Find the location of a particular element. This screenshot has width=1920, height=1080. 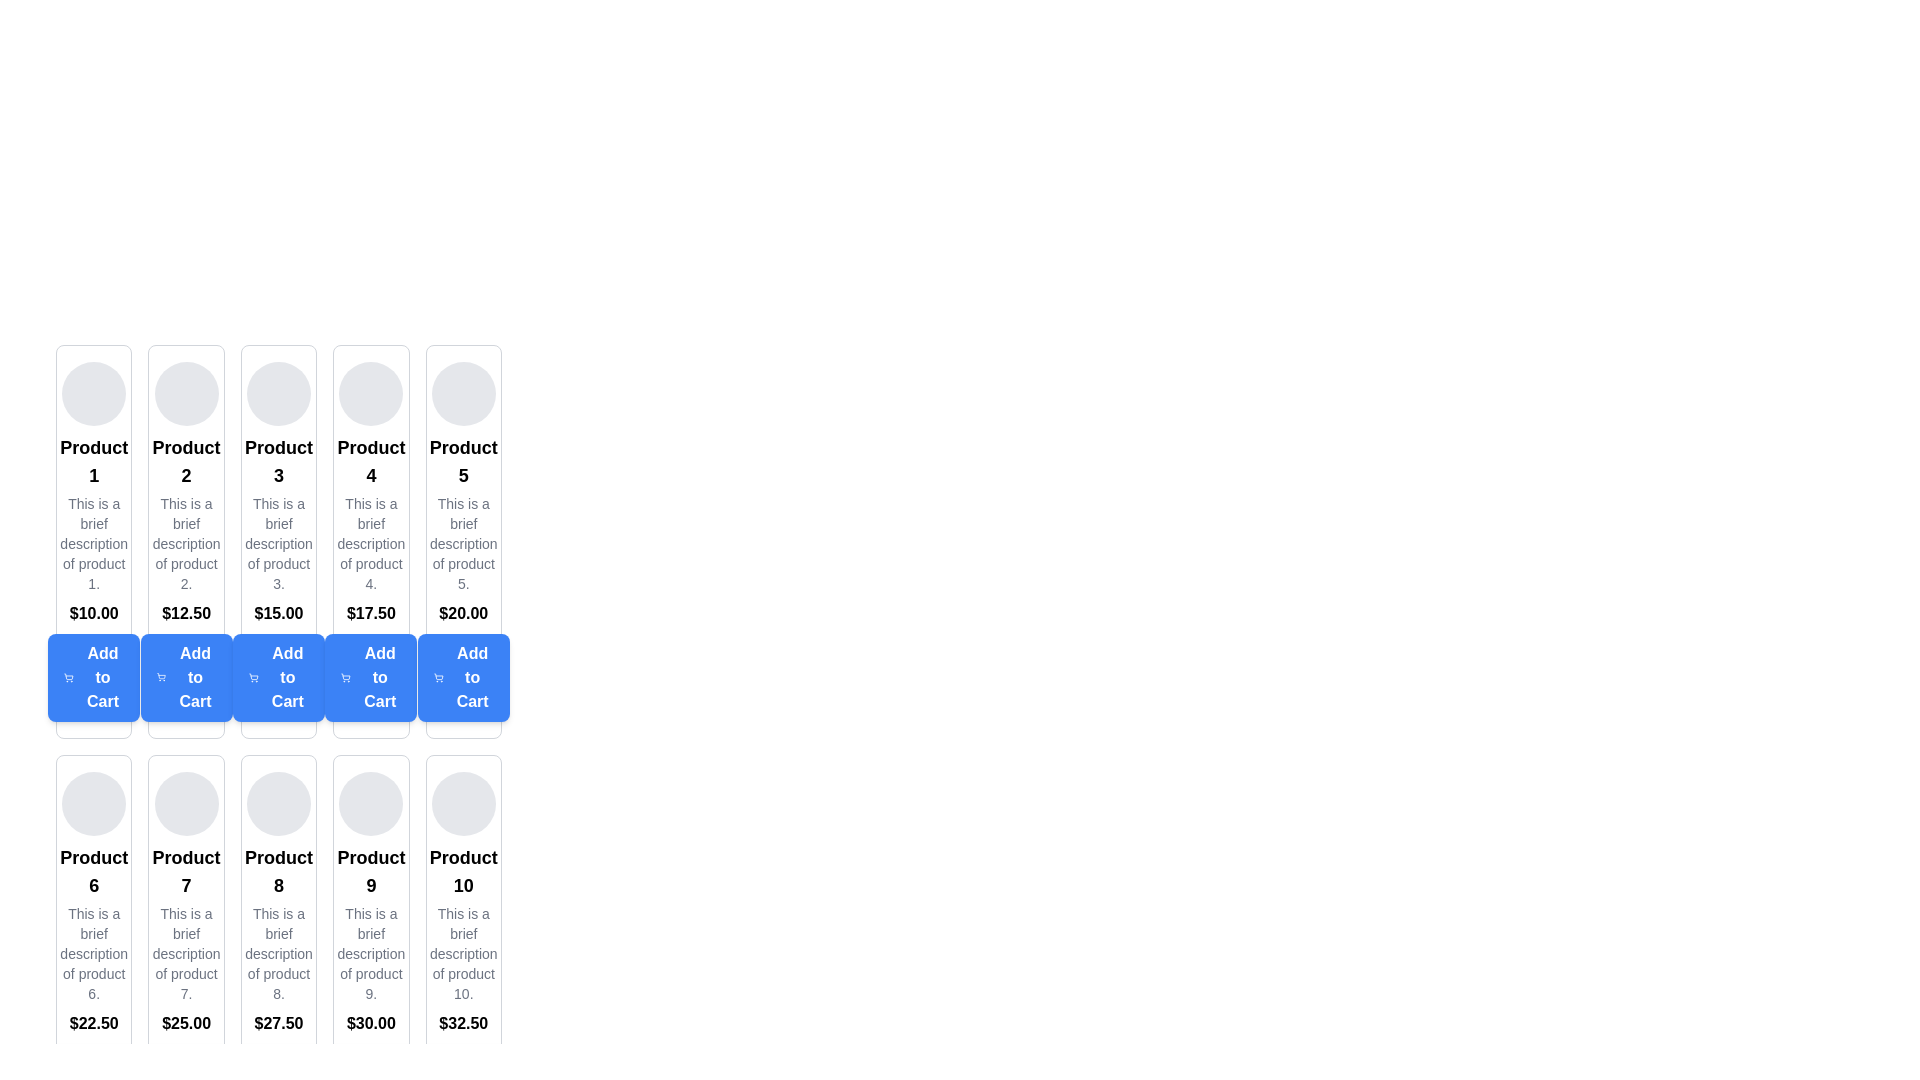

the 'Add to Cart' icon located inside the blue button under the 'Product 3' column, which visually cues users to add the product to their shopping cart is located at coordinates (252, 677).